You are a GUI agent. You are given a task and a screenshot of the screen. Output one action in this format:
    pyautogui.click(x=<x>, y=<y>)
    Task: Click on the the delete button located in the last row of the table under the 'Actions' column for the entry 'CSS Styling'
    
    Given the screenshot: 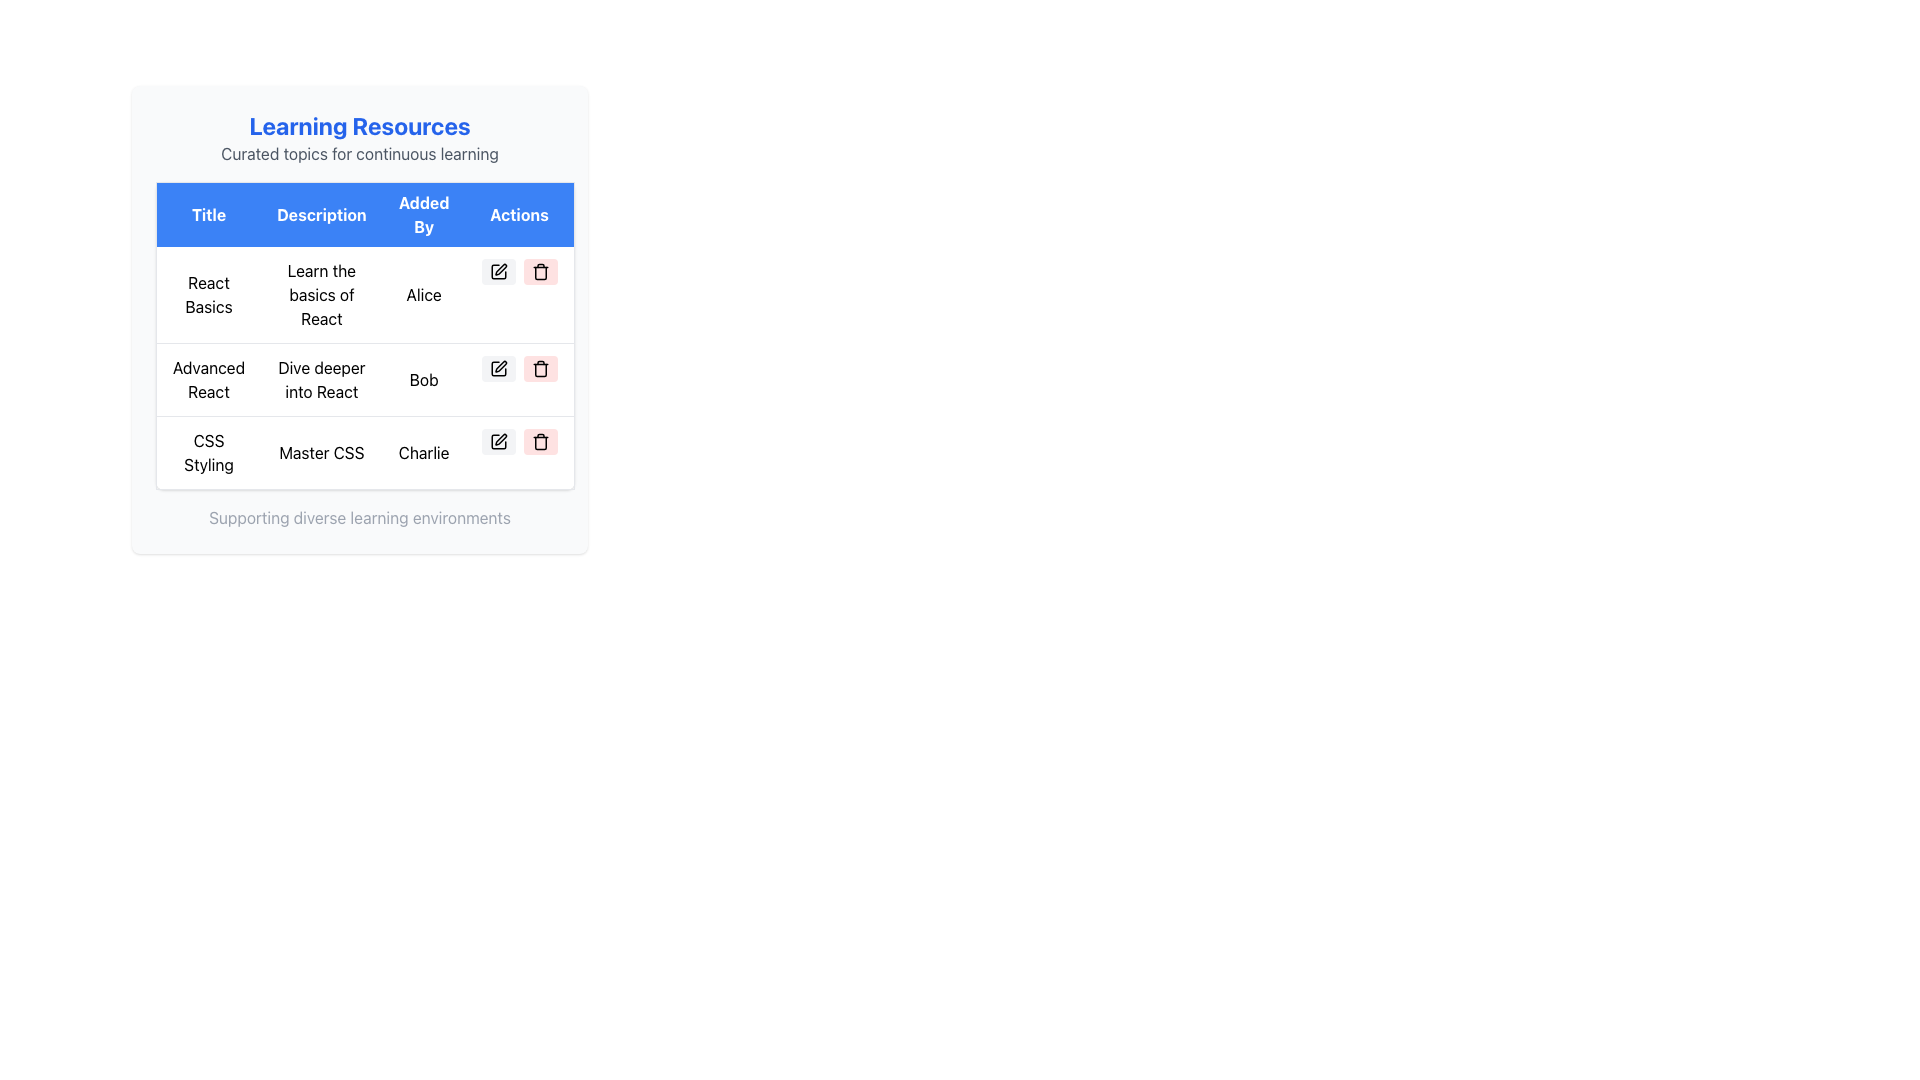 What is the action you would take?
    pyautogui.click(x=540, y=441)
    